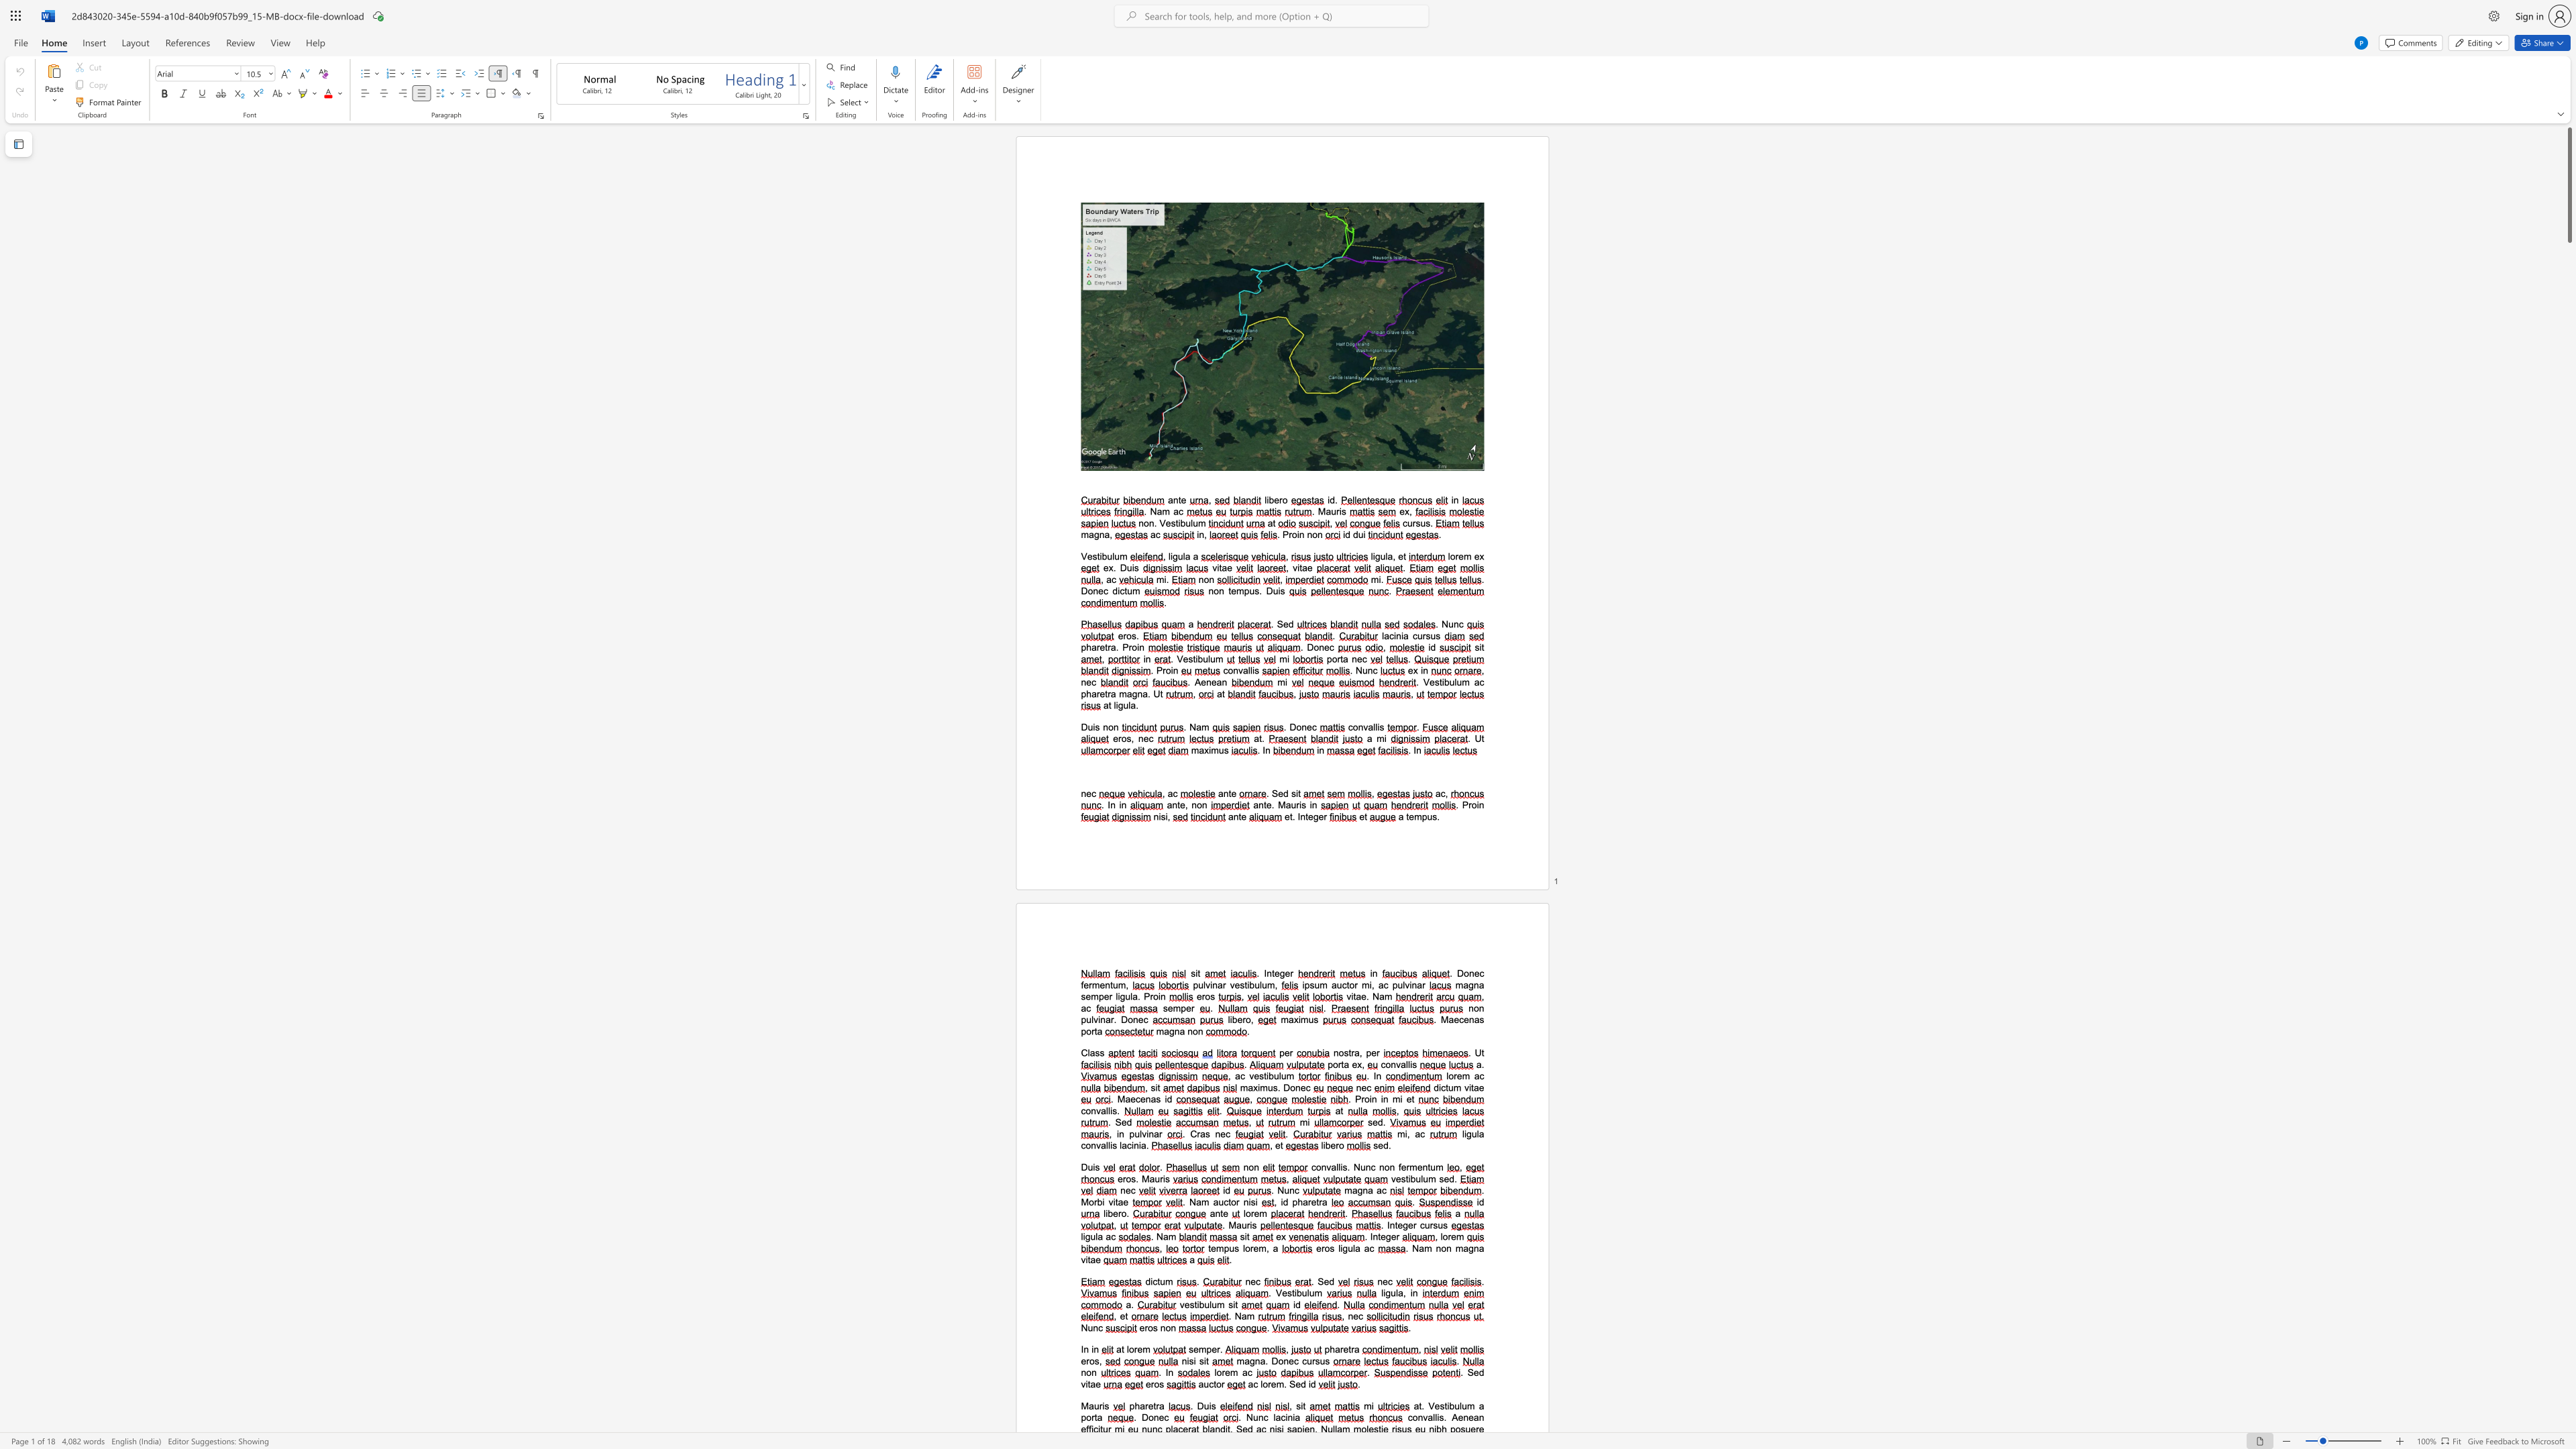 This screenshot has height=1449, width=2576. I want to click on the space between the continuous character "s" and "t" in the text, so click(1096, 555).